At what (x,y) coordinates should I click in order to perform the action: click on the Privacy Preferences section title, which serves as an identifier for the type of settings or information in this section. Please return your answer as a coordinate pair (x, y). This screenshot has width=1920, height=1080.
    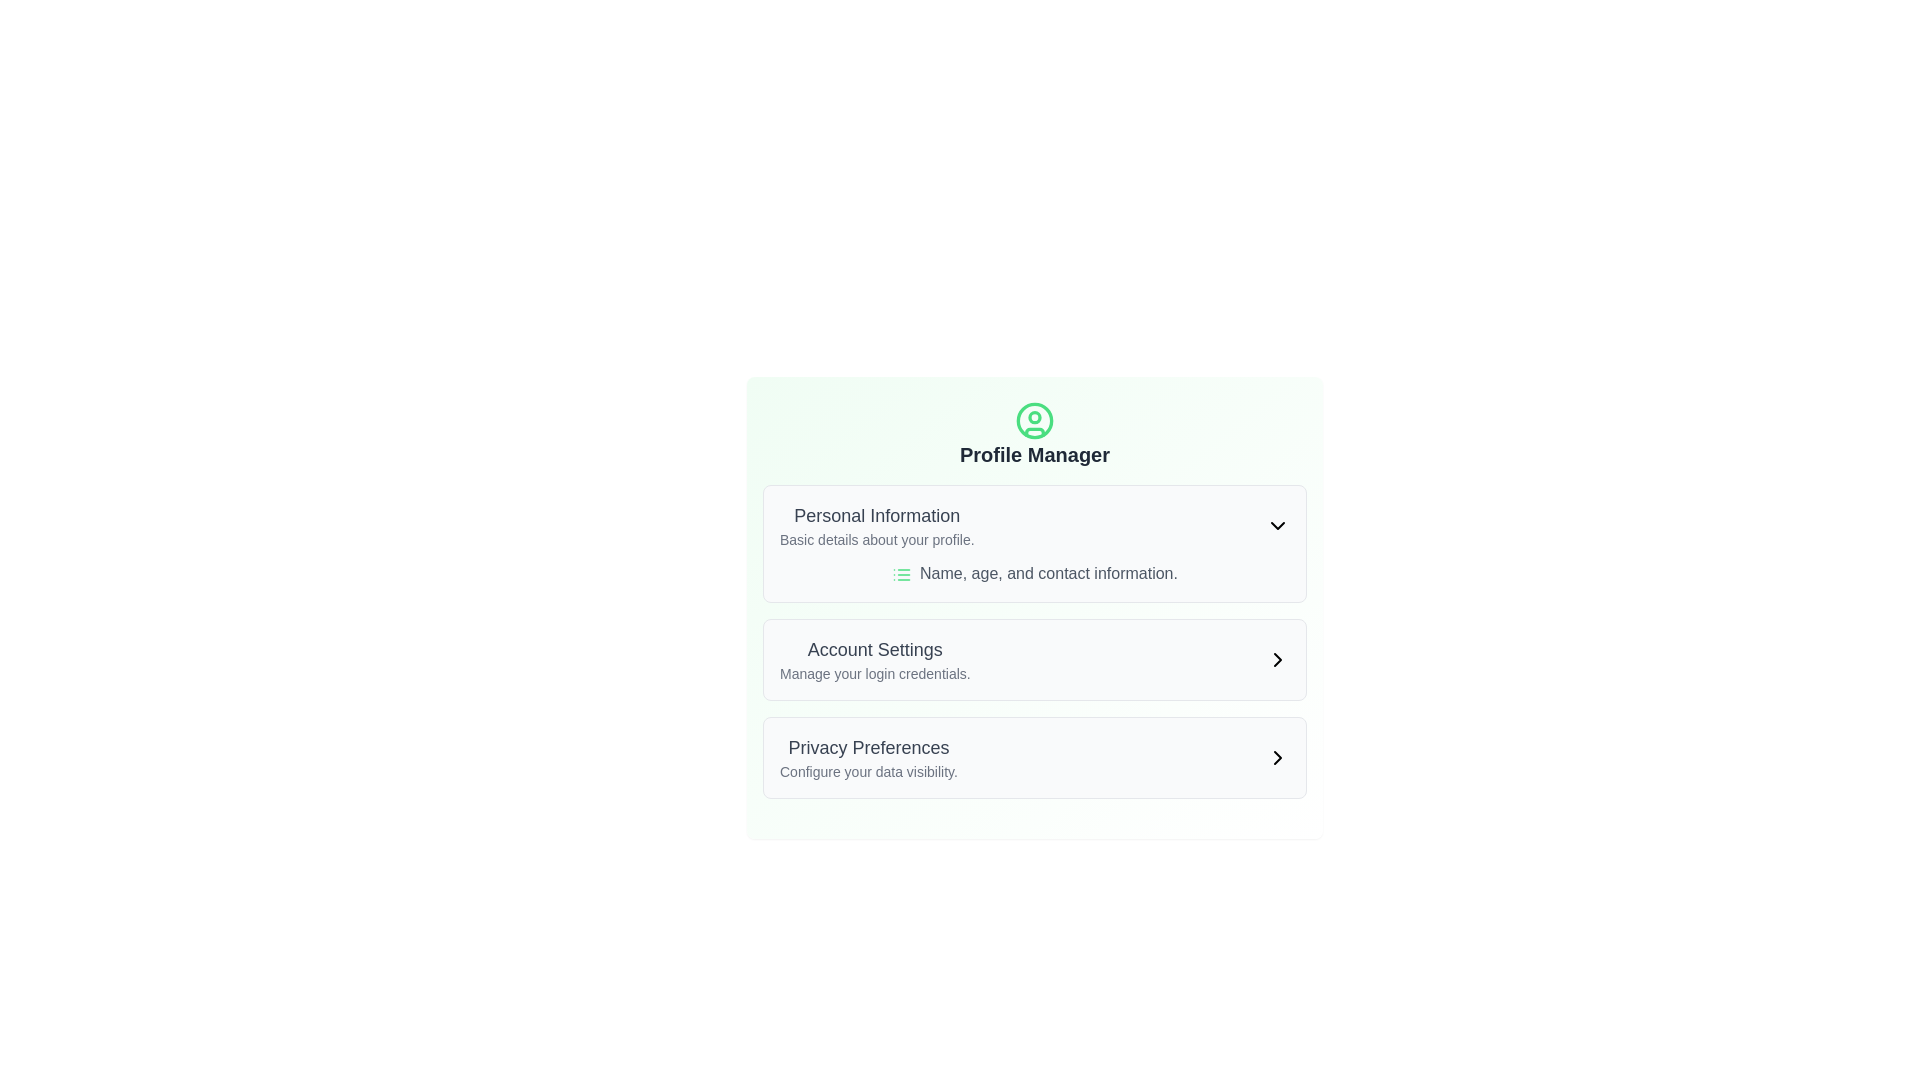
    Looking at the image, I should click on (868, 748).